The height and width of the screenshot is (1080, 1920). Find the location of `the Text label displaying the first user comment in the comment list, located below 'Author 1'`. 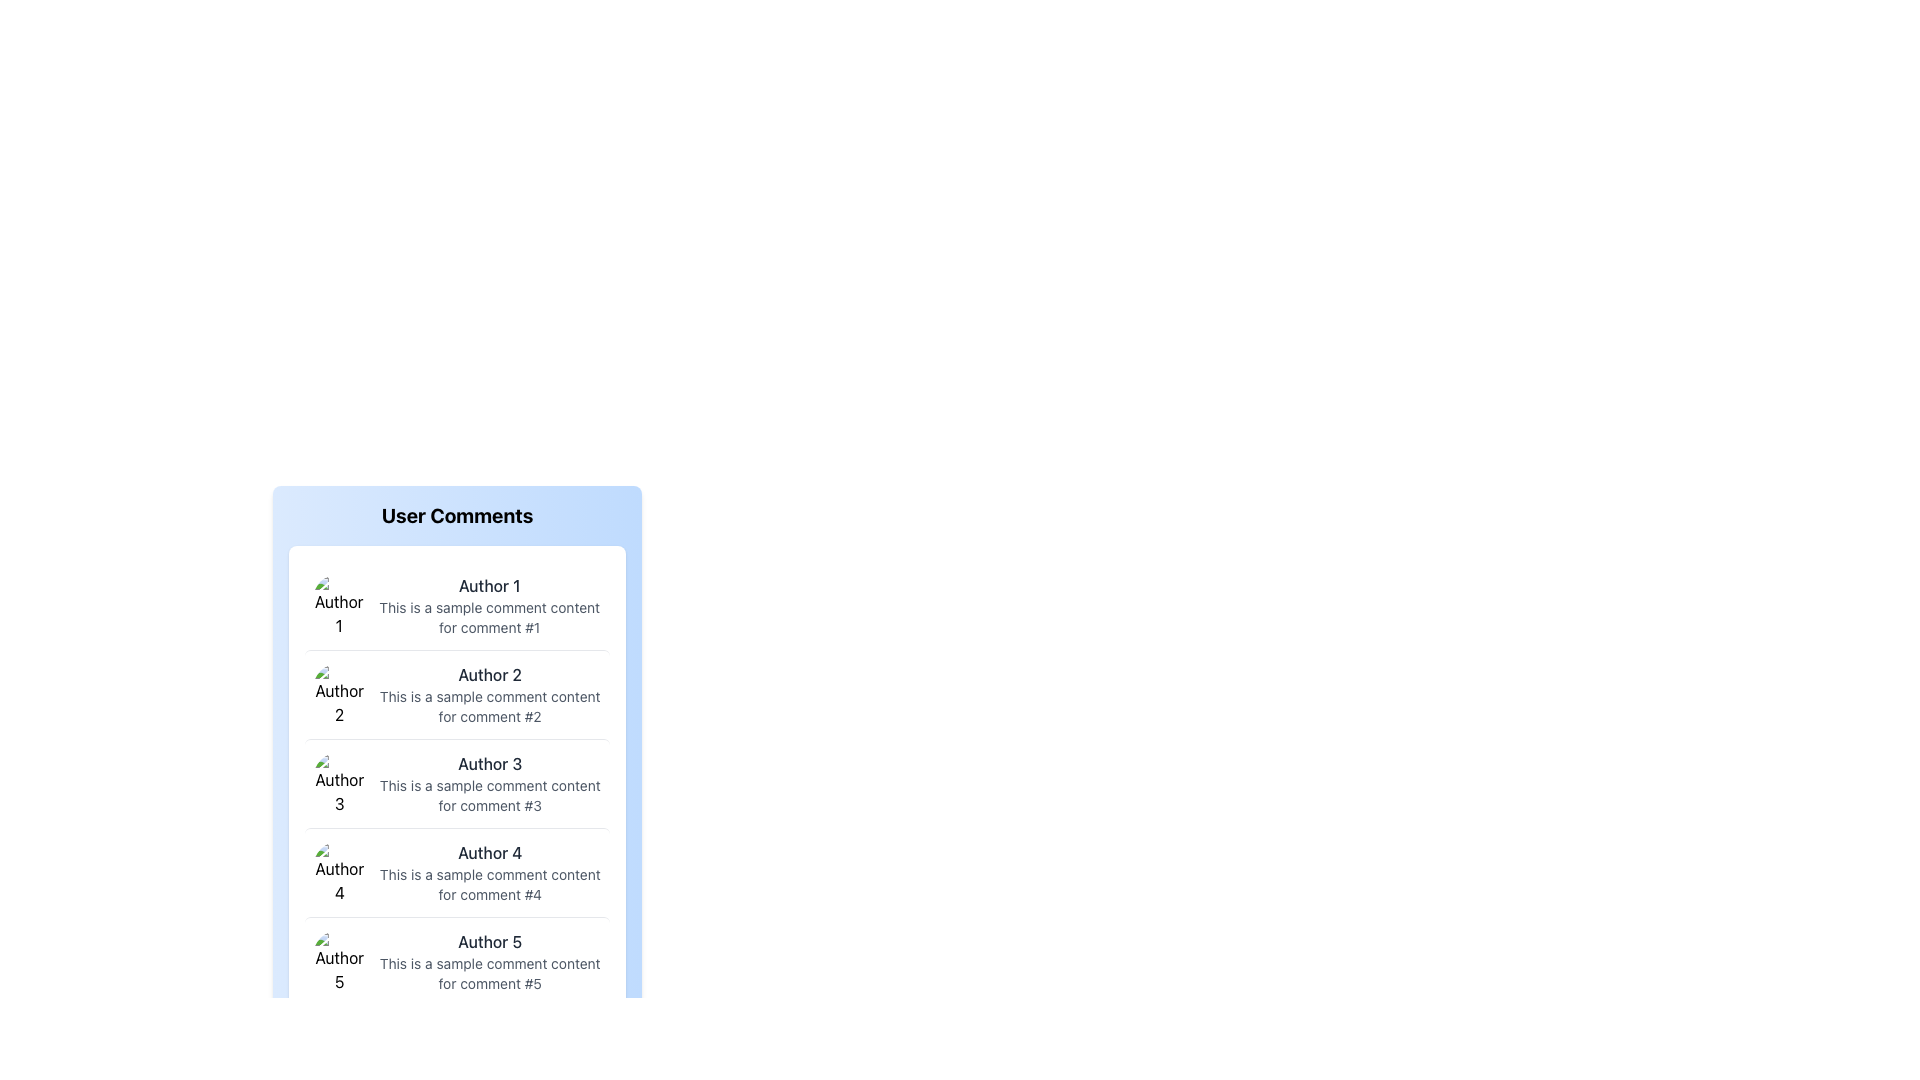

the Text label displaying the first user comment in the comment list, located below 'Author 1' is located at coordinates (489, 616).